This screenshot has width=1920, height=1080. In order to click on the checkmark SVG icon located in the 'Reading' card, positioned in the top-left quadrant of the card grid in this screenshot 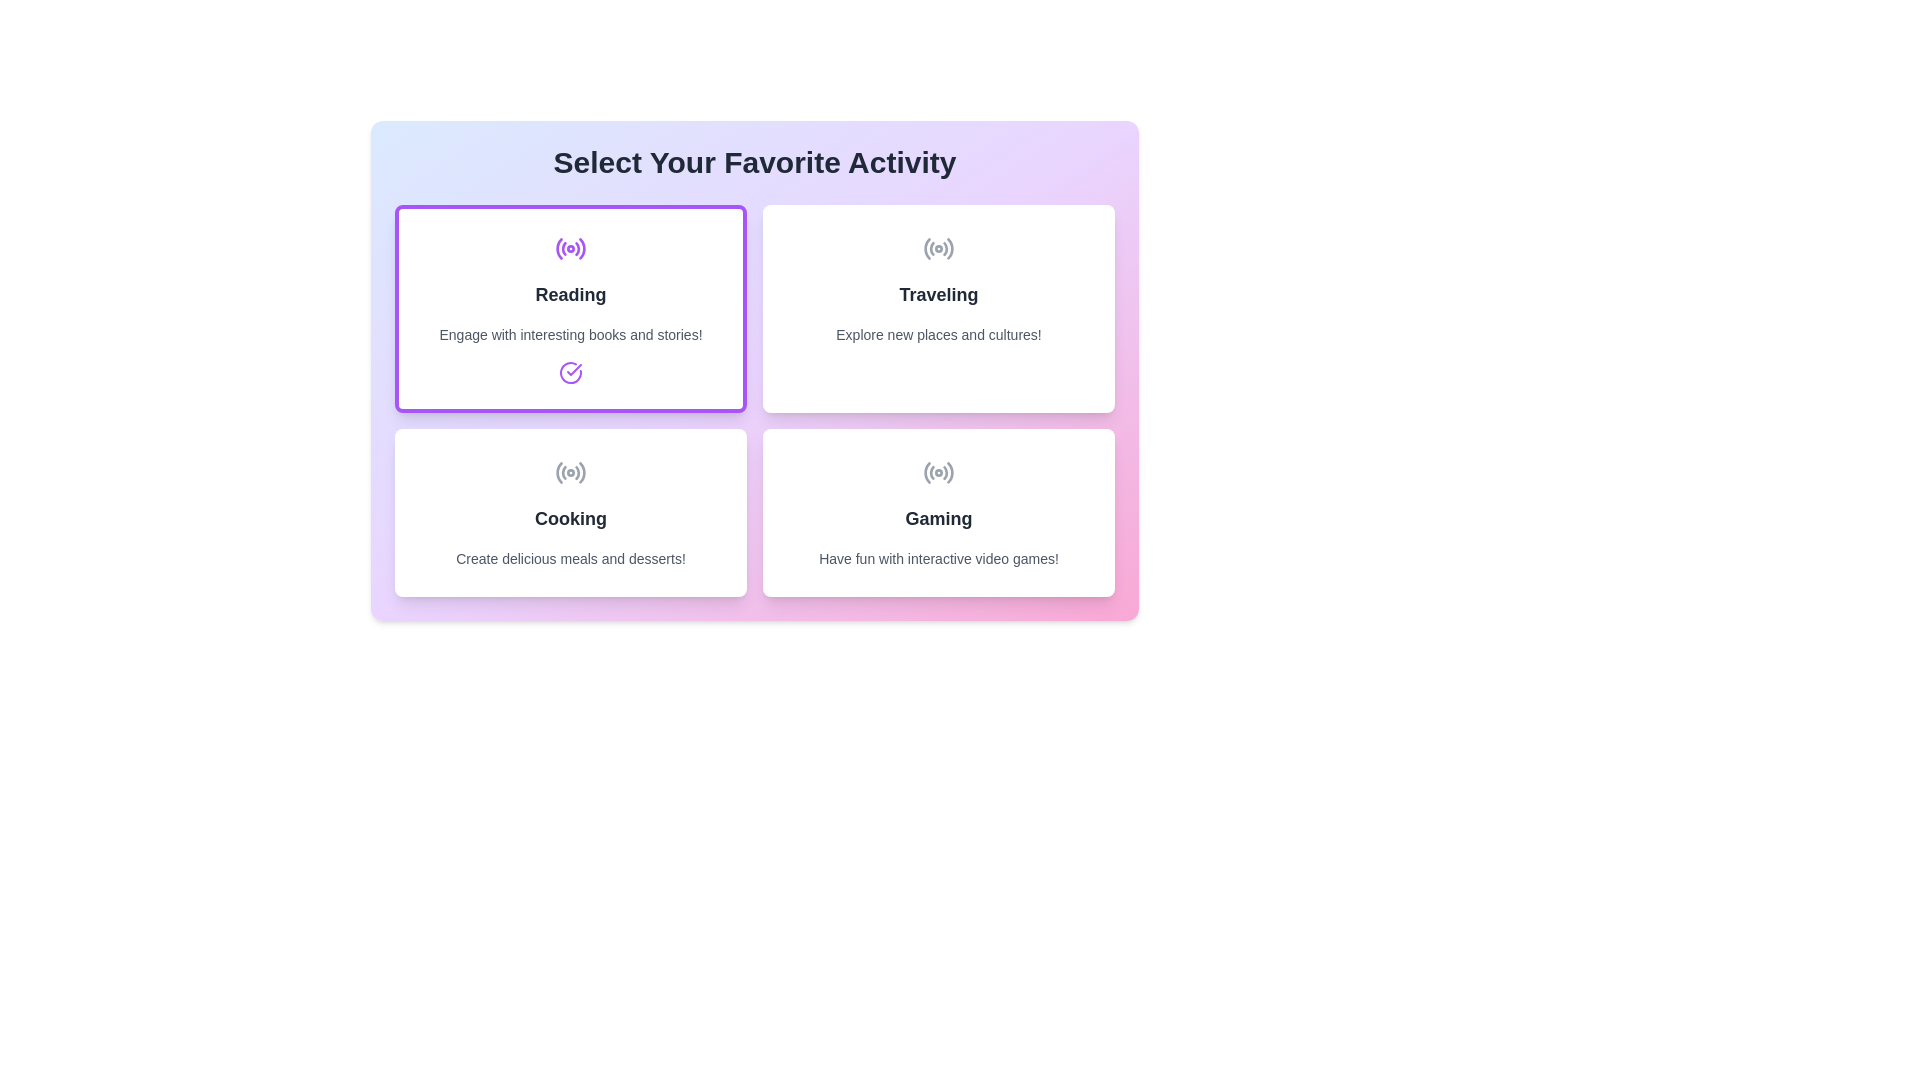, I will do `click(573, 370)`.